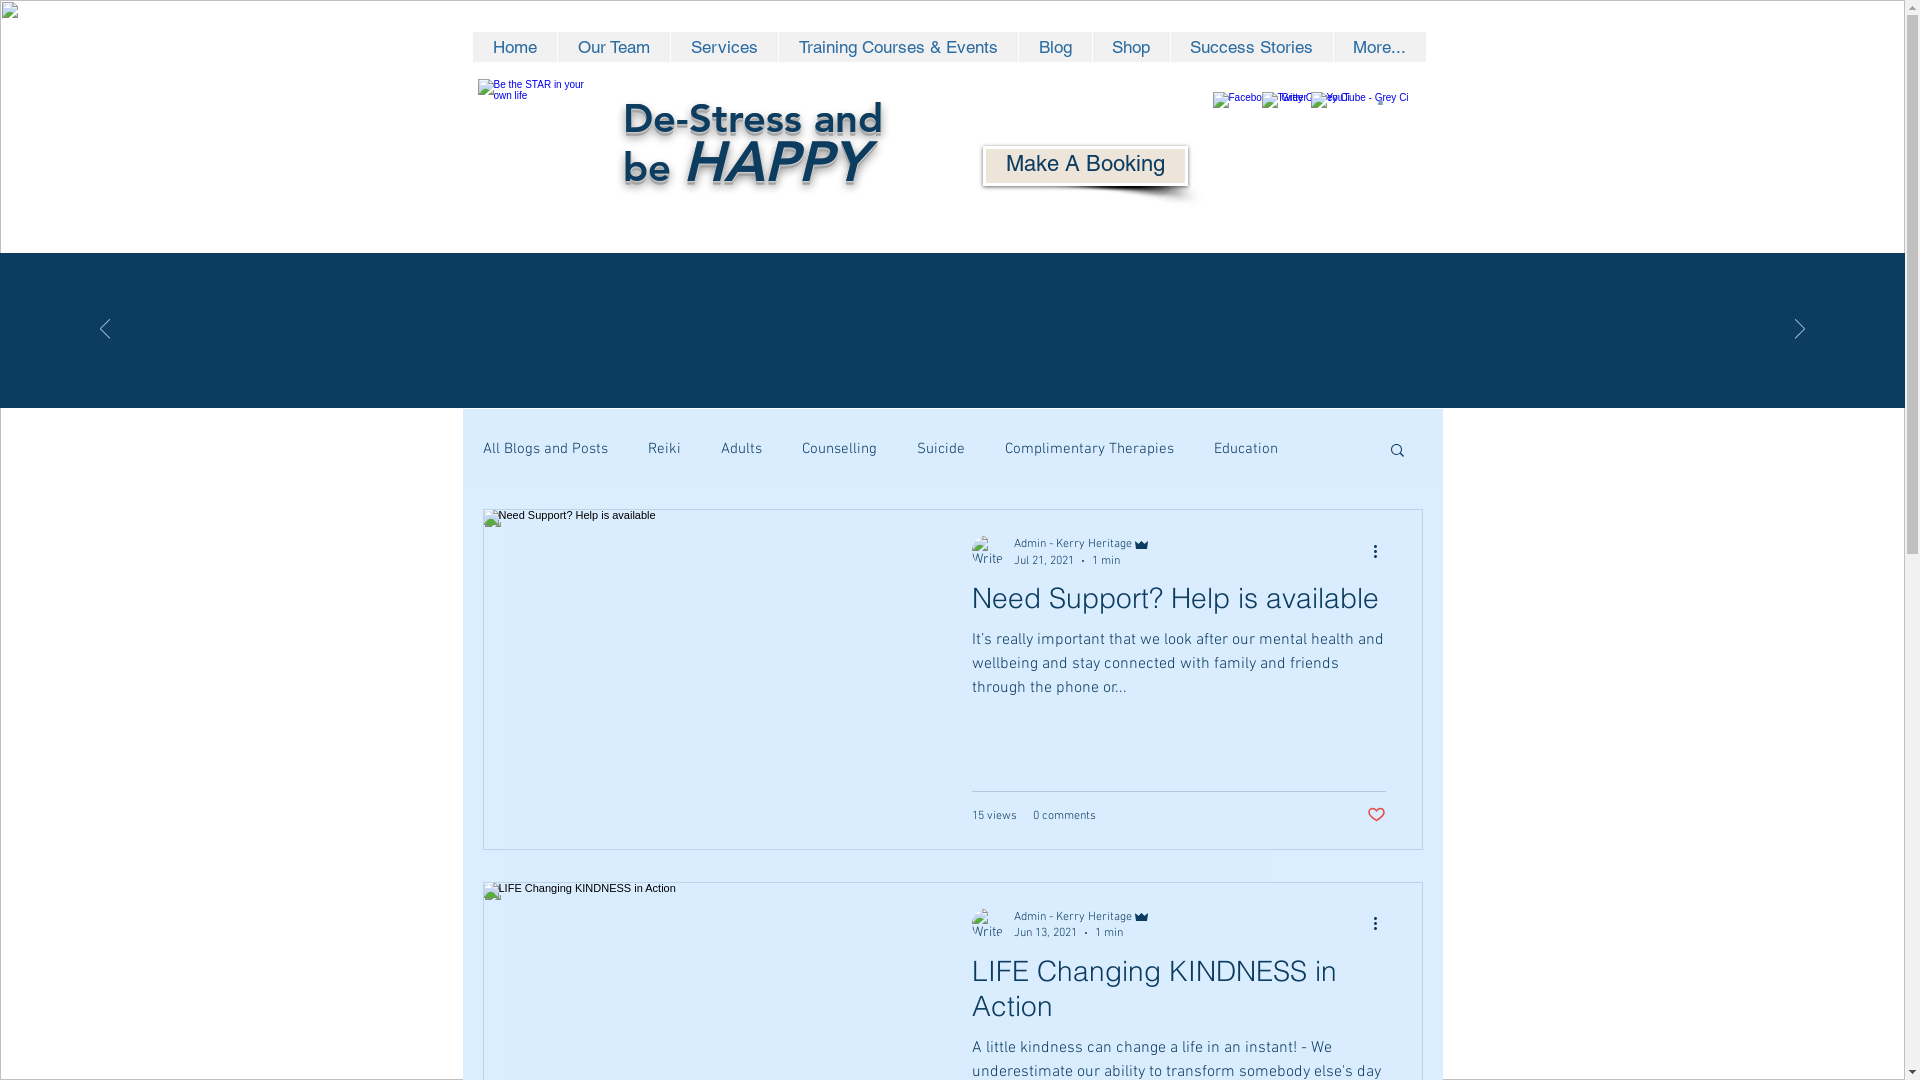  I want to click on 'Adults', so click(720, 447).